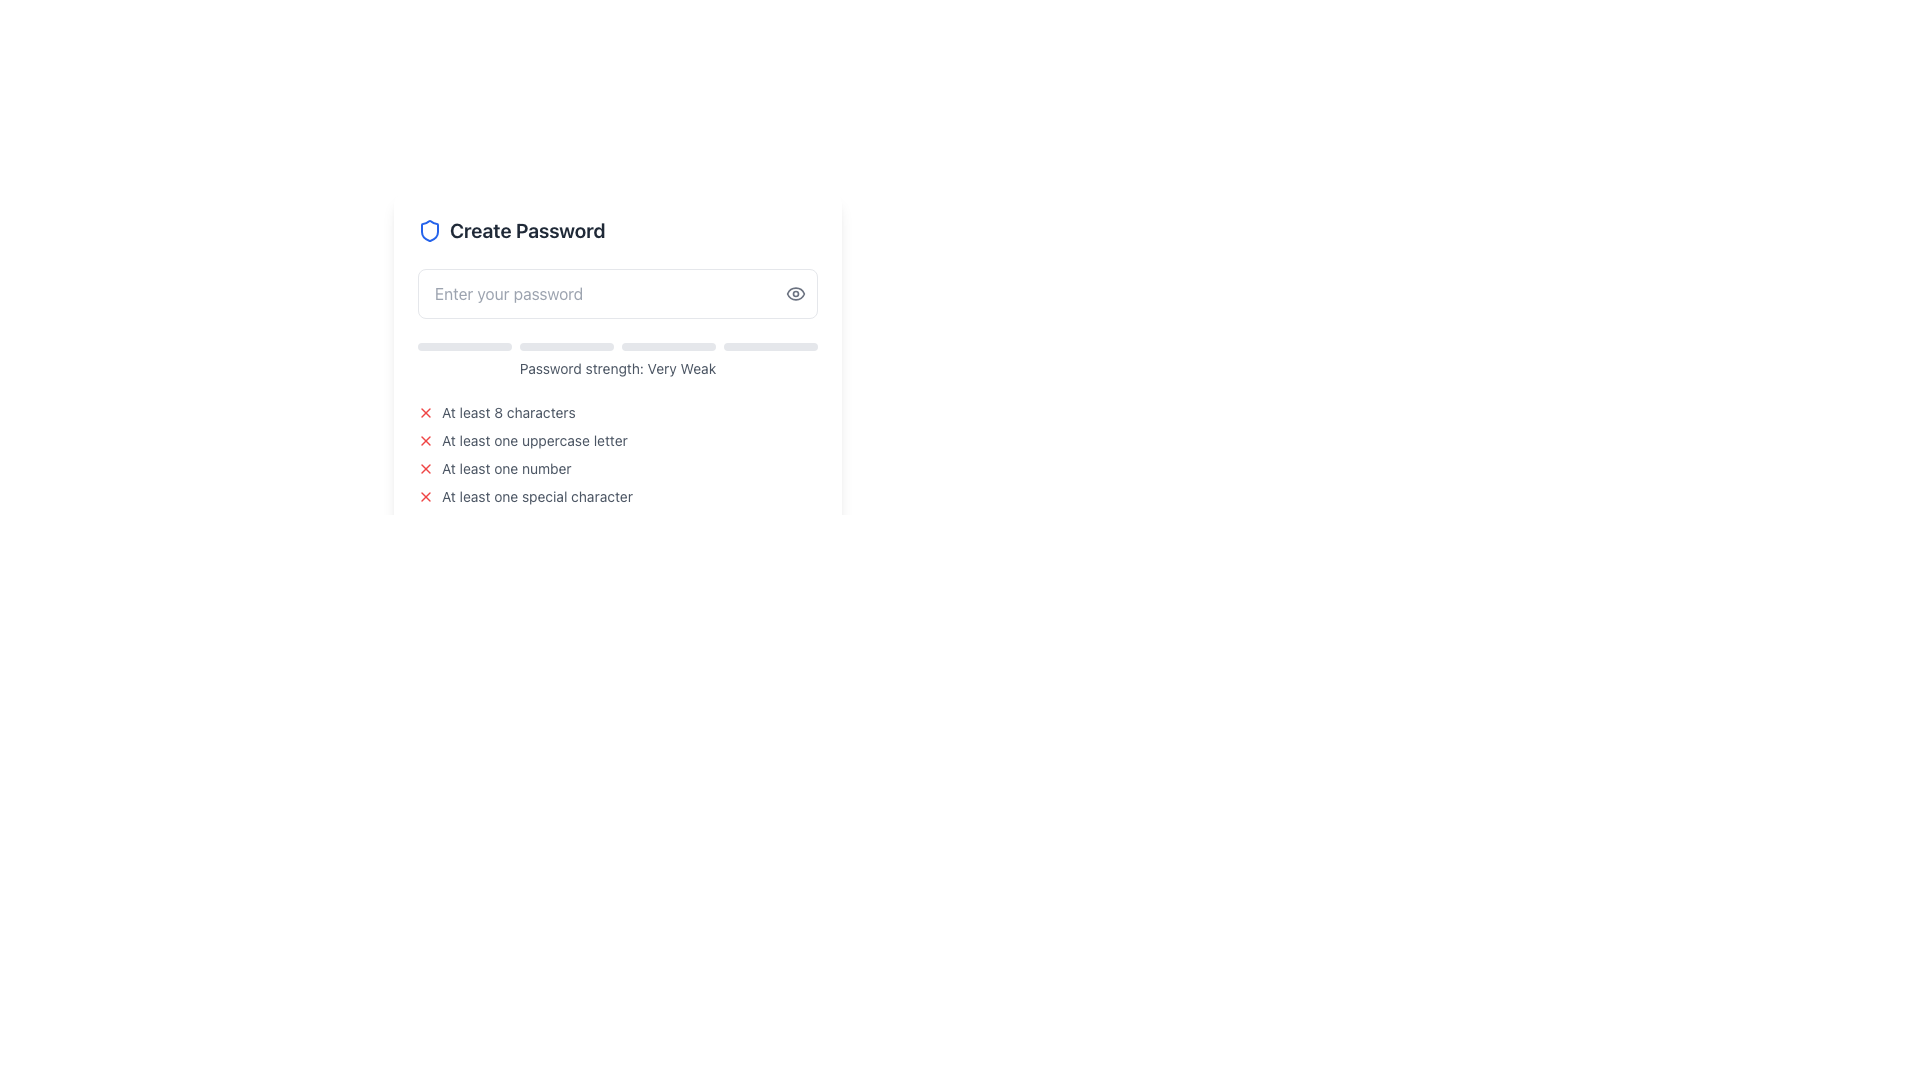 This screenshot has width=1920, height=1080. I want to click on text label that indicates the password requirement for including at least one uppercase letter, which is the second item in the password criteria list, so click(534, 439).